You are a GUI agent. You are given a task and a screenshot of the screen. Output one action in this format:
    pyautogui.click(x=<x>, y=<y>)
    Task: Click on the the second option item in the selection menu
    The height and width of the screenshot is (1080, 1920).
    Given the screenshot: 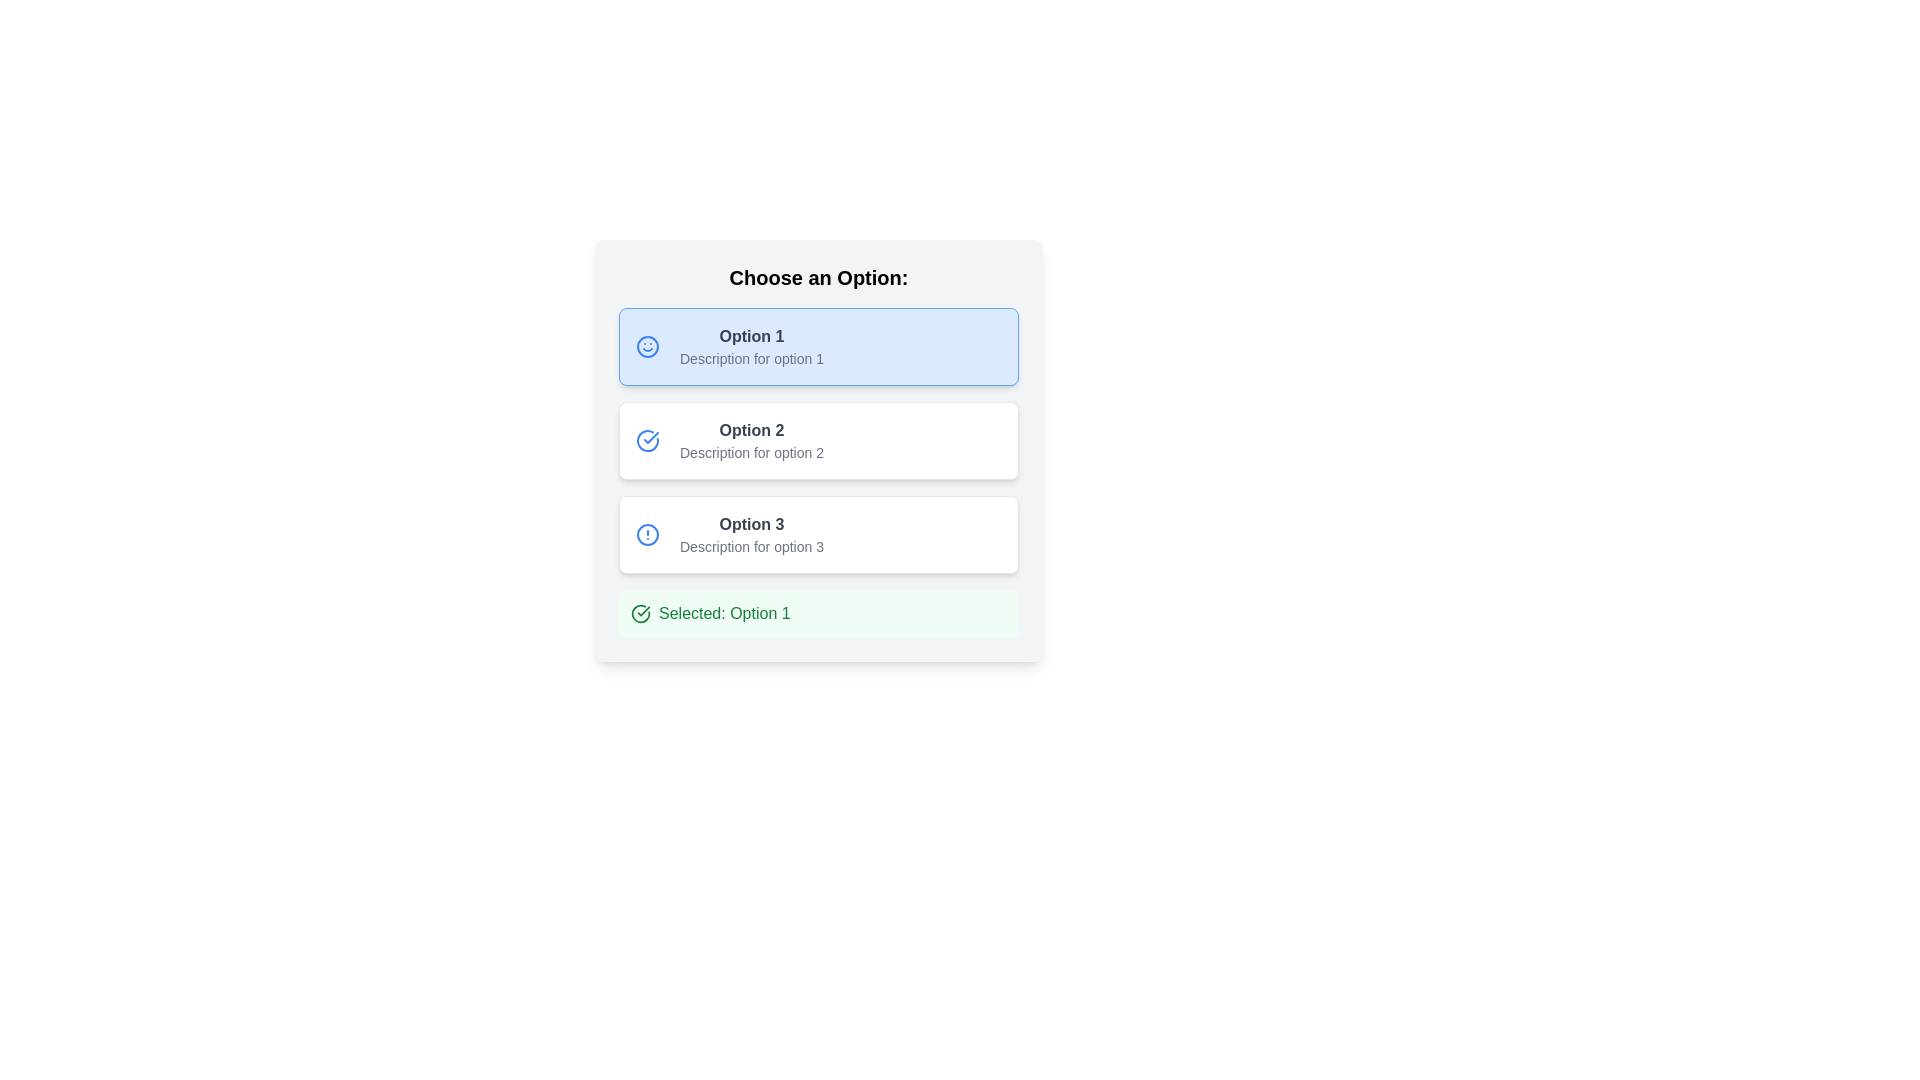 What is the action you would take?
    pyautogui.click(x=819, y=439)
    